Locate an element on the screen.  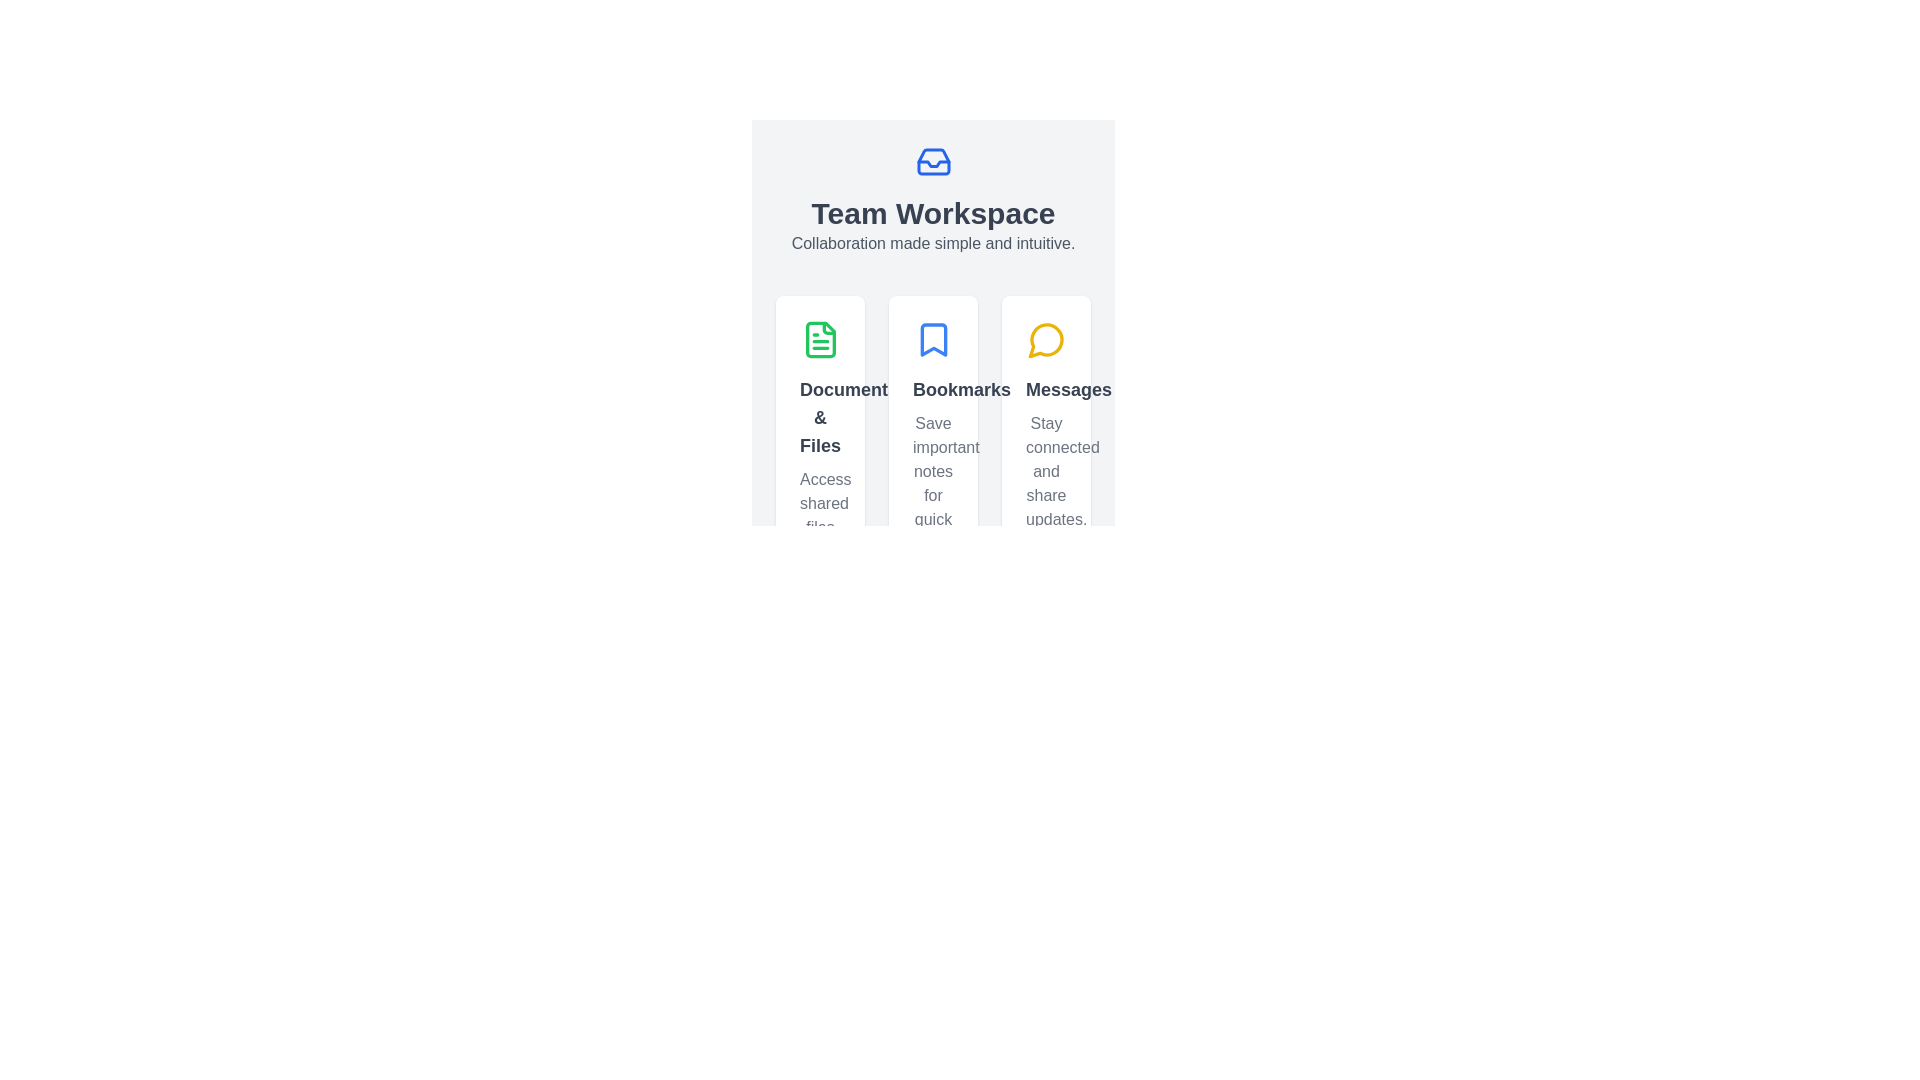
the 'Messages' card icon, which is located at the top center of the card and serves as a visual identifier for the card's purpose is located at coordinates (1045, 338).